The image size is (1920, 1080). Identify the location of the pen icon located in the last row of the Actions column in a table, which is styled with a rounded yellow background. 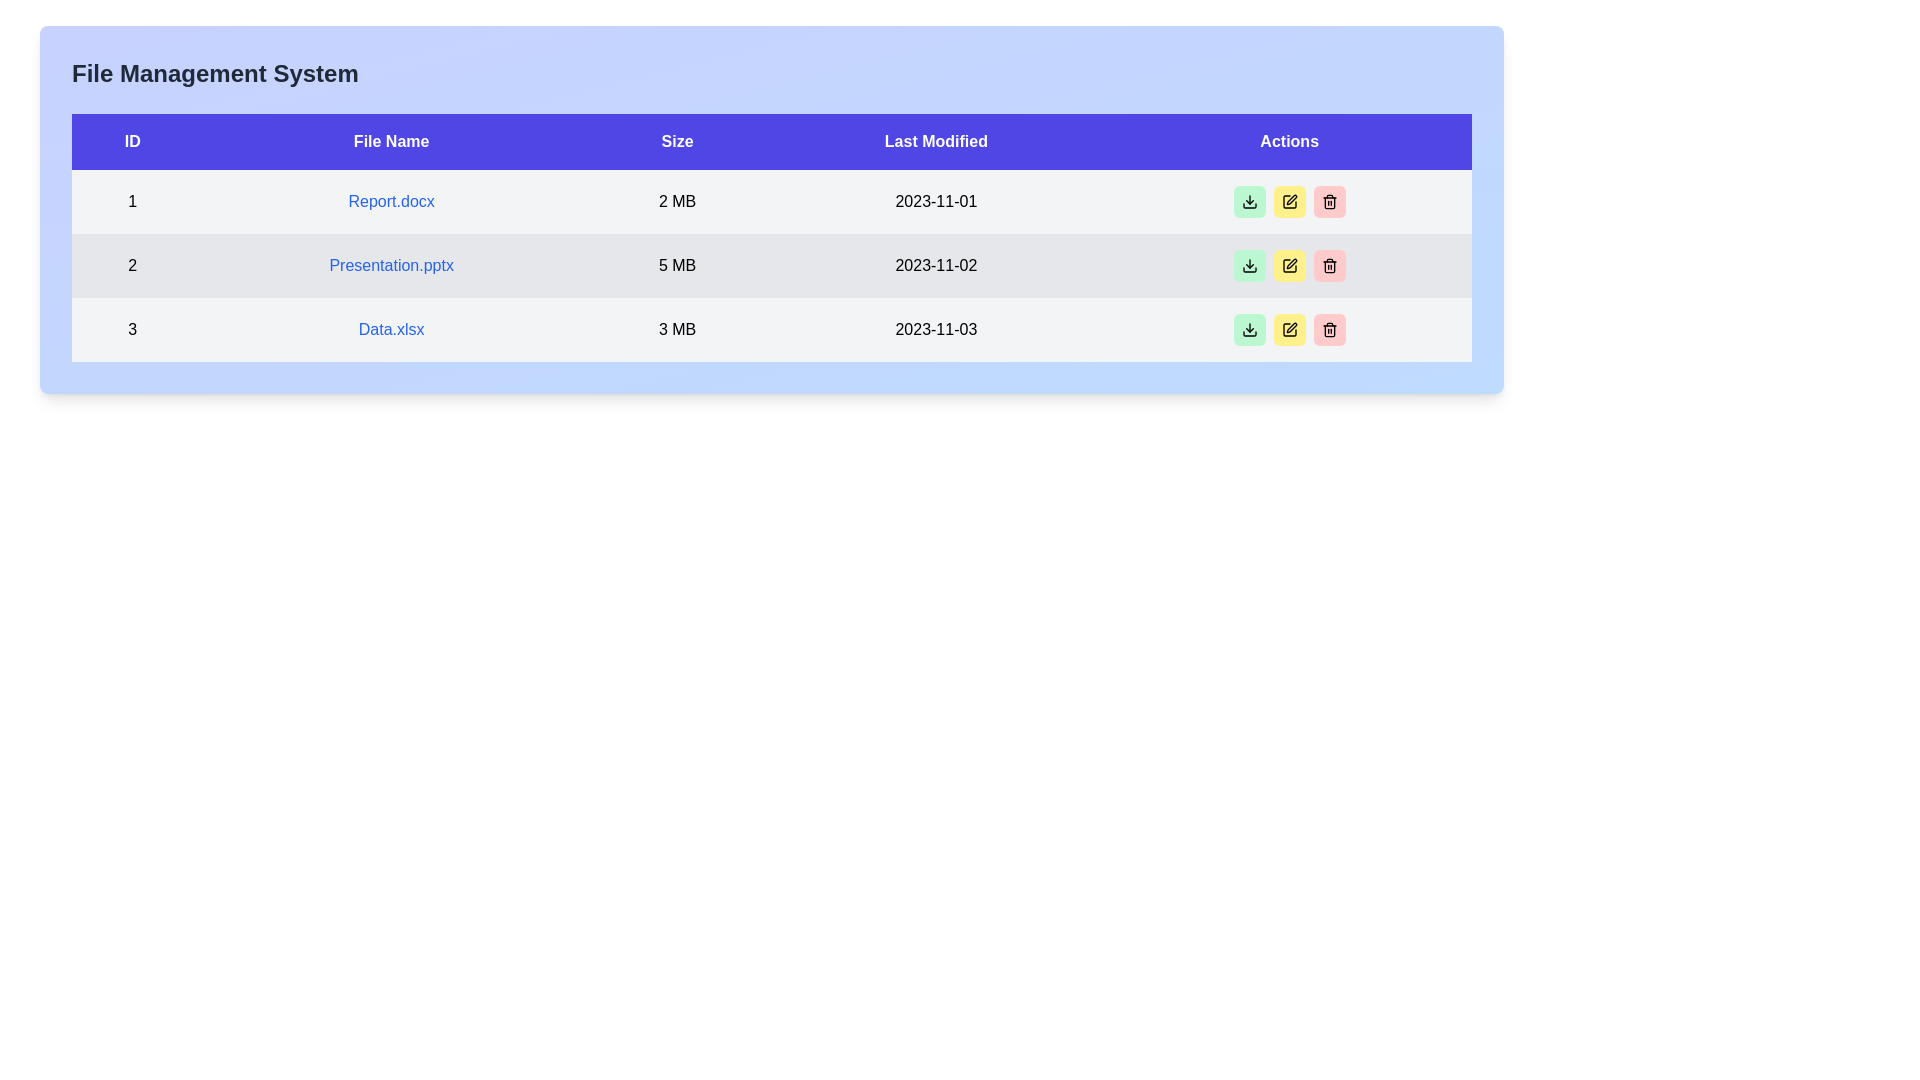
(1289, 329).